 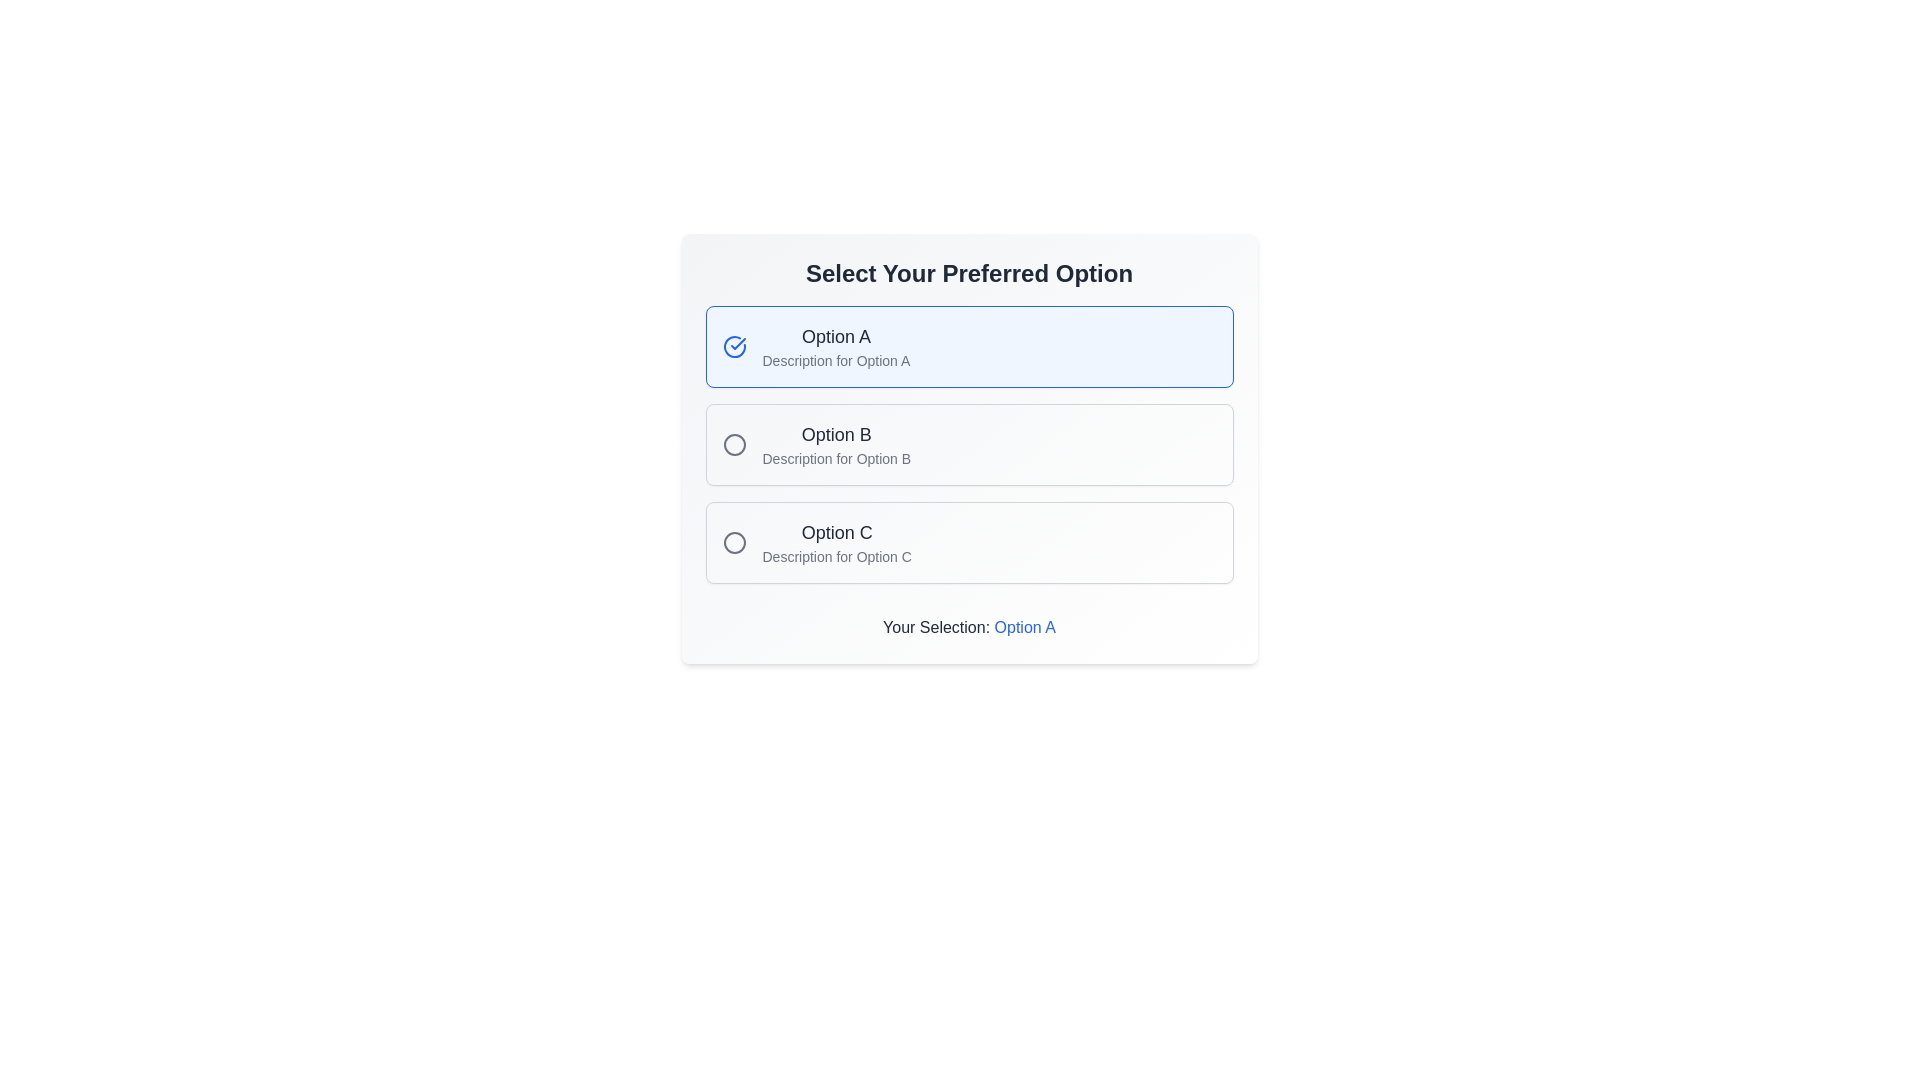 What do you see at coordinates (969, 543) in the screenshot?
I see `the radio button labeled 'Option C'` at bounding box center [969, 543].